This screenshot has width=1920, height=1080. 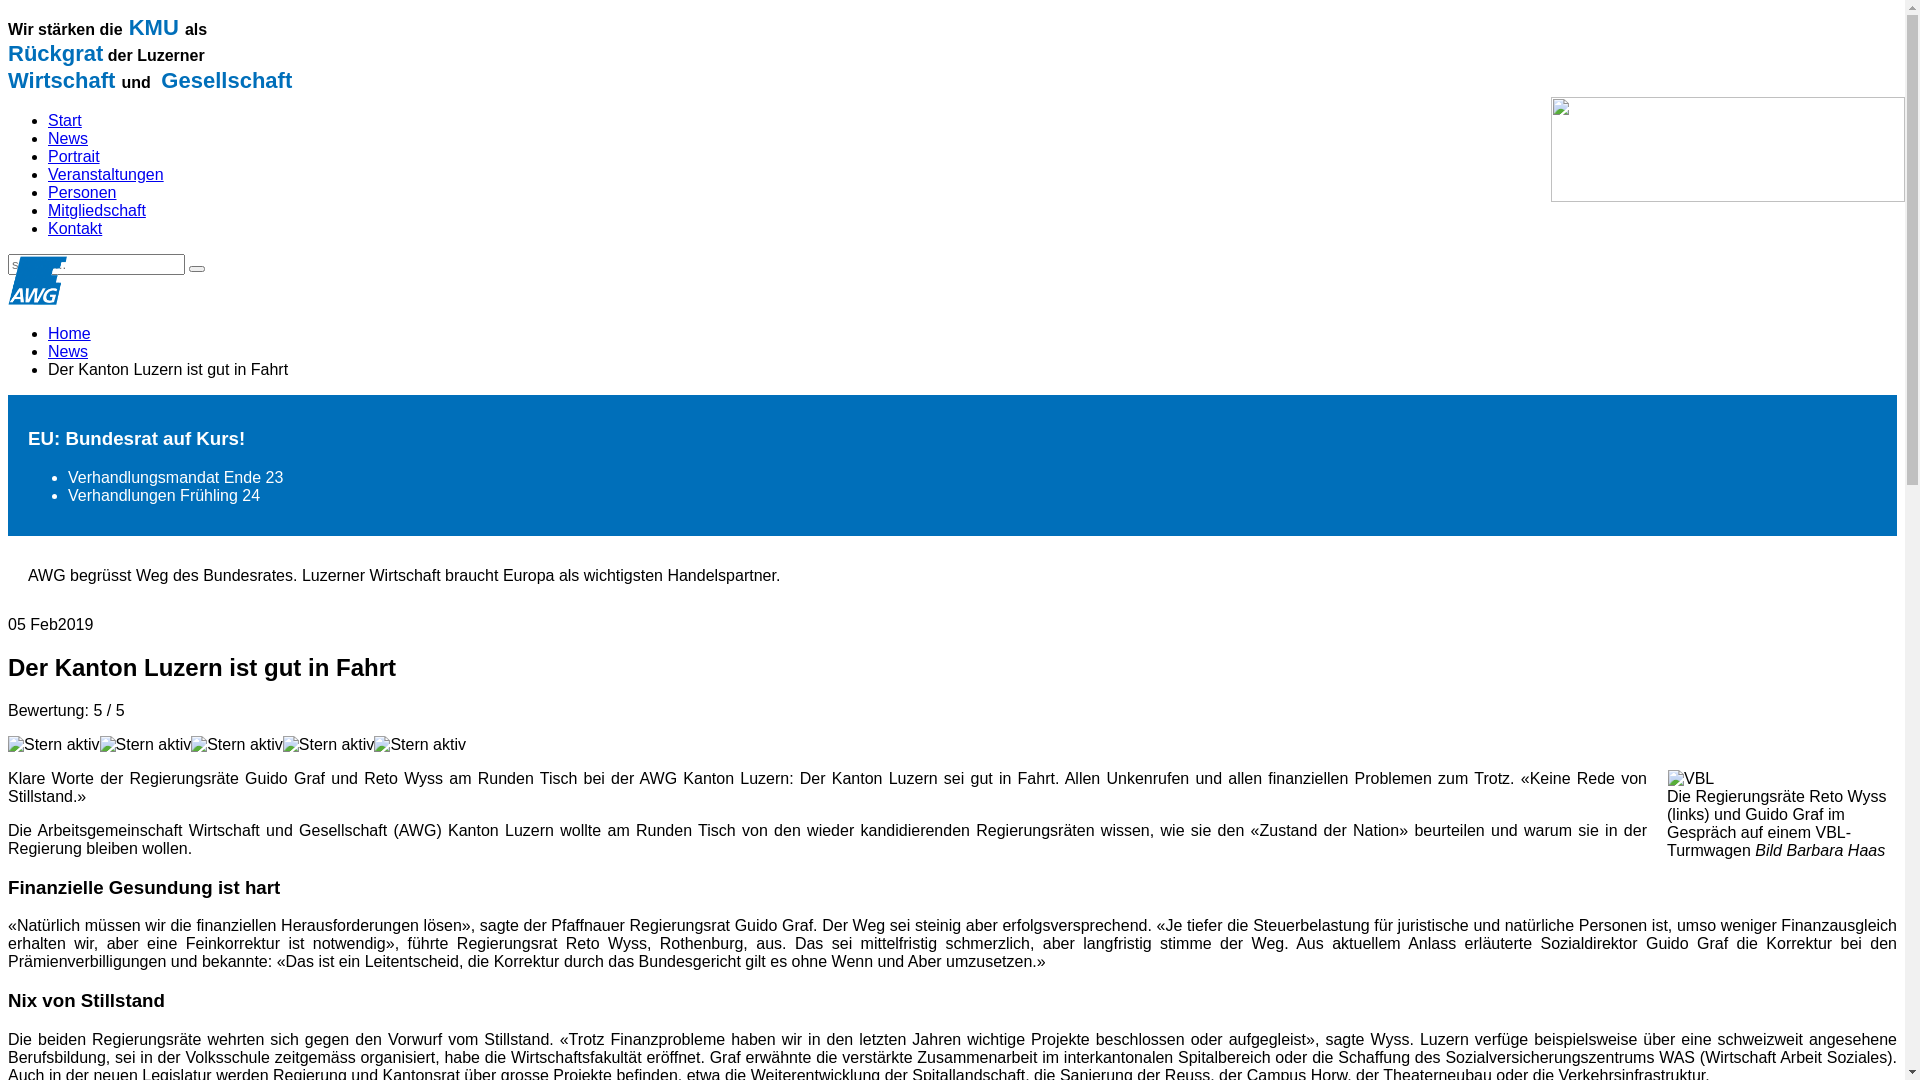 I want to click on 'Veranstaltungen', so click(x=104, y=173).